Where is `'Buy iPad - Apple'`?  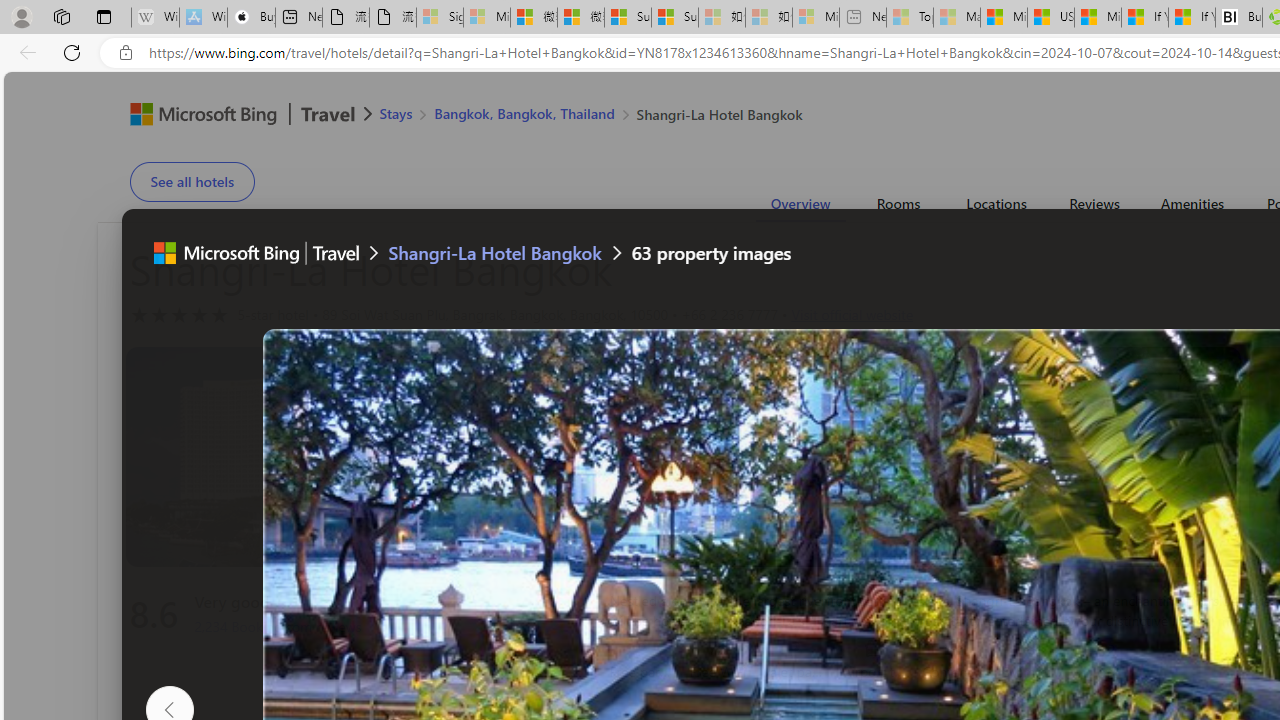 'Buy iPad - Apple' is located at coordinates (250, 17).